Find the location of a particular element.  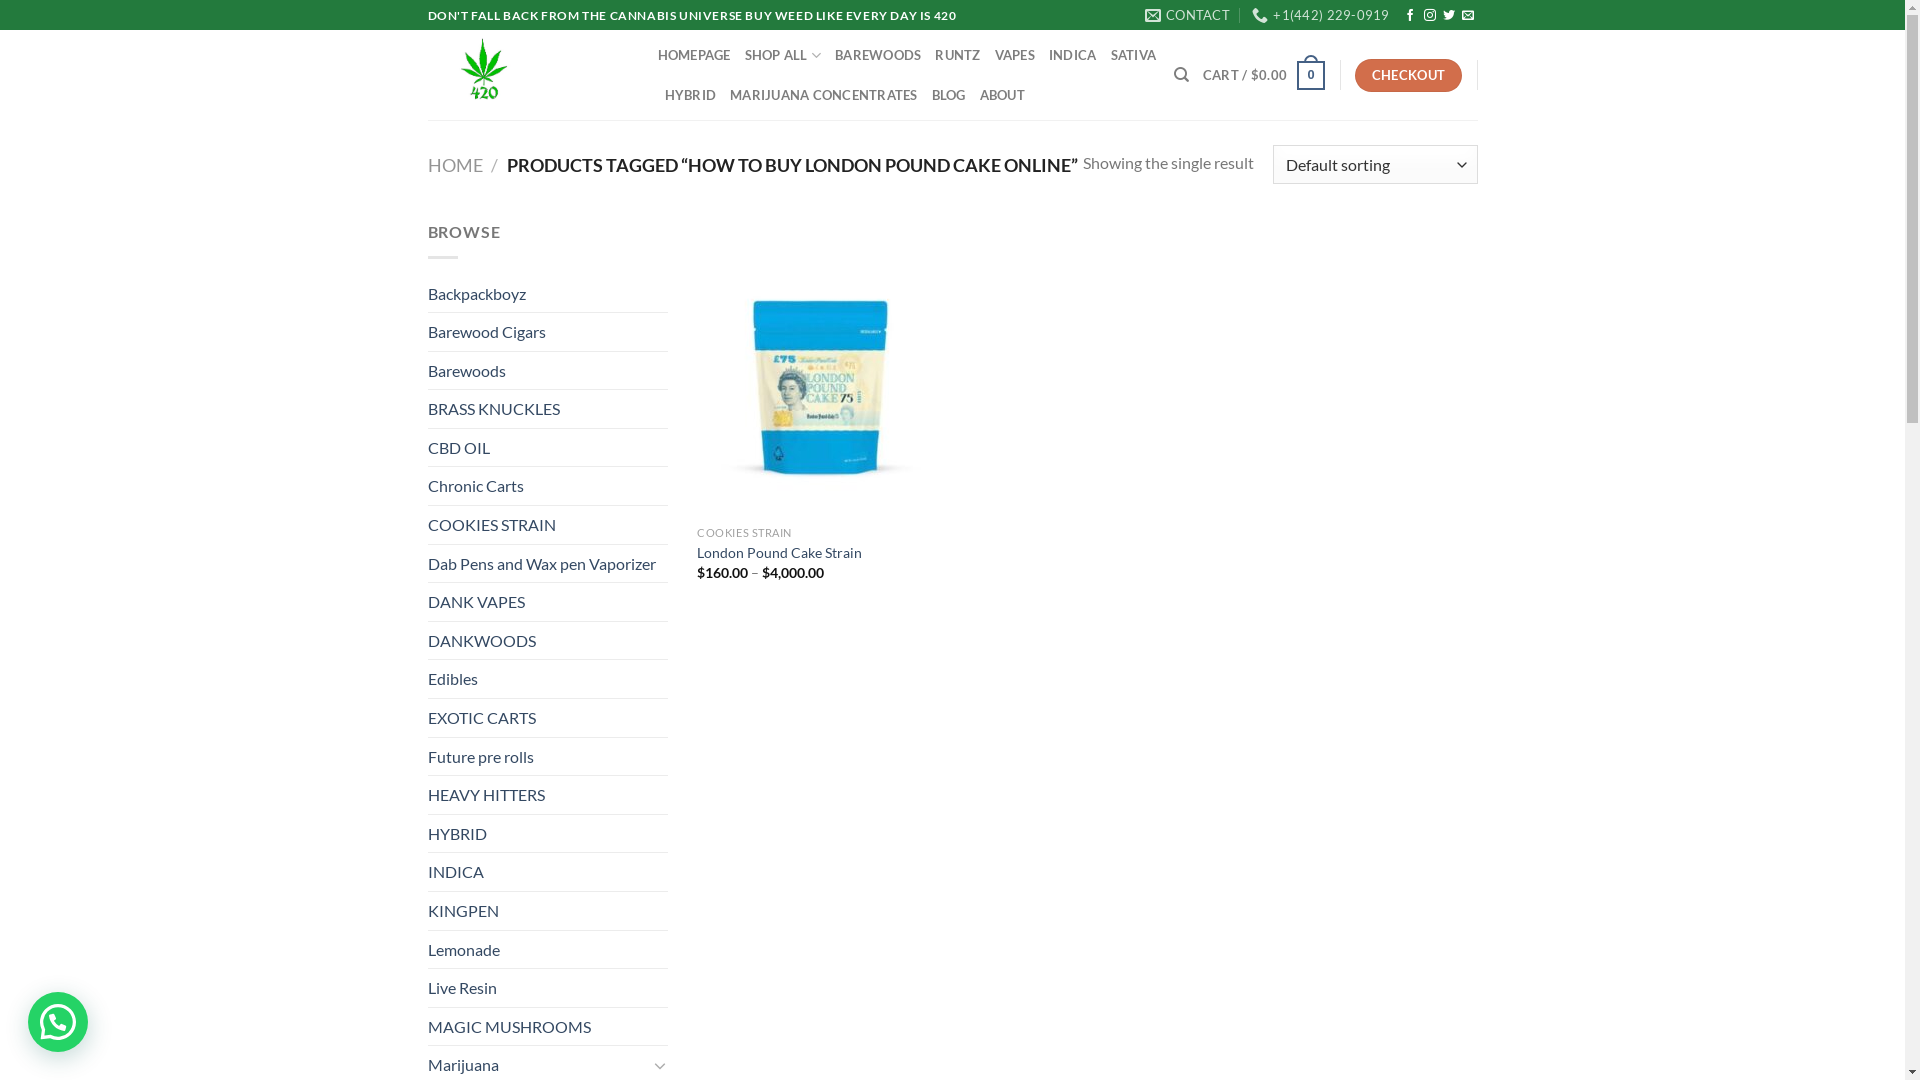

'MARIJUANA CONCENTRATES' is located at coordinates (824, 95).